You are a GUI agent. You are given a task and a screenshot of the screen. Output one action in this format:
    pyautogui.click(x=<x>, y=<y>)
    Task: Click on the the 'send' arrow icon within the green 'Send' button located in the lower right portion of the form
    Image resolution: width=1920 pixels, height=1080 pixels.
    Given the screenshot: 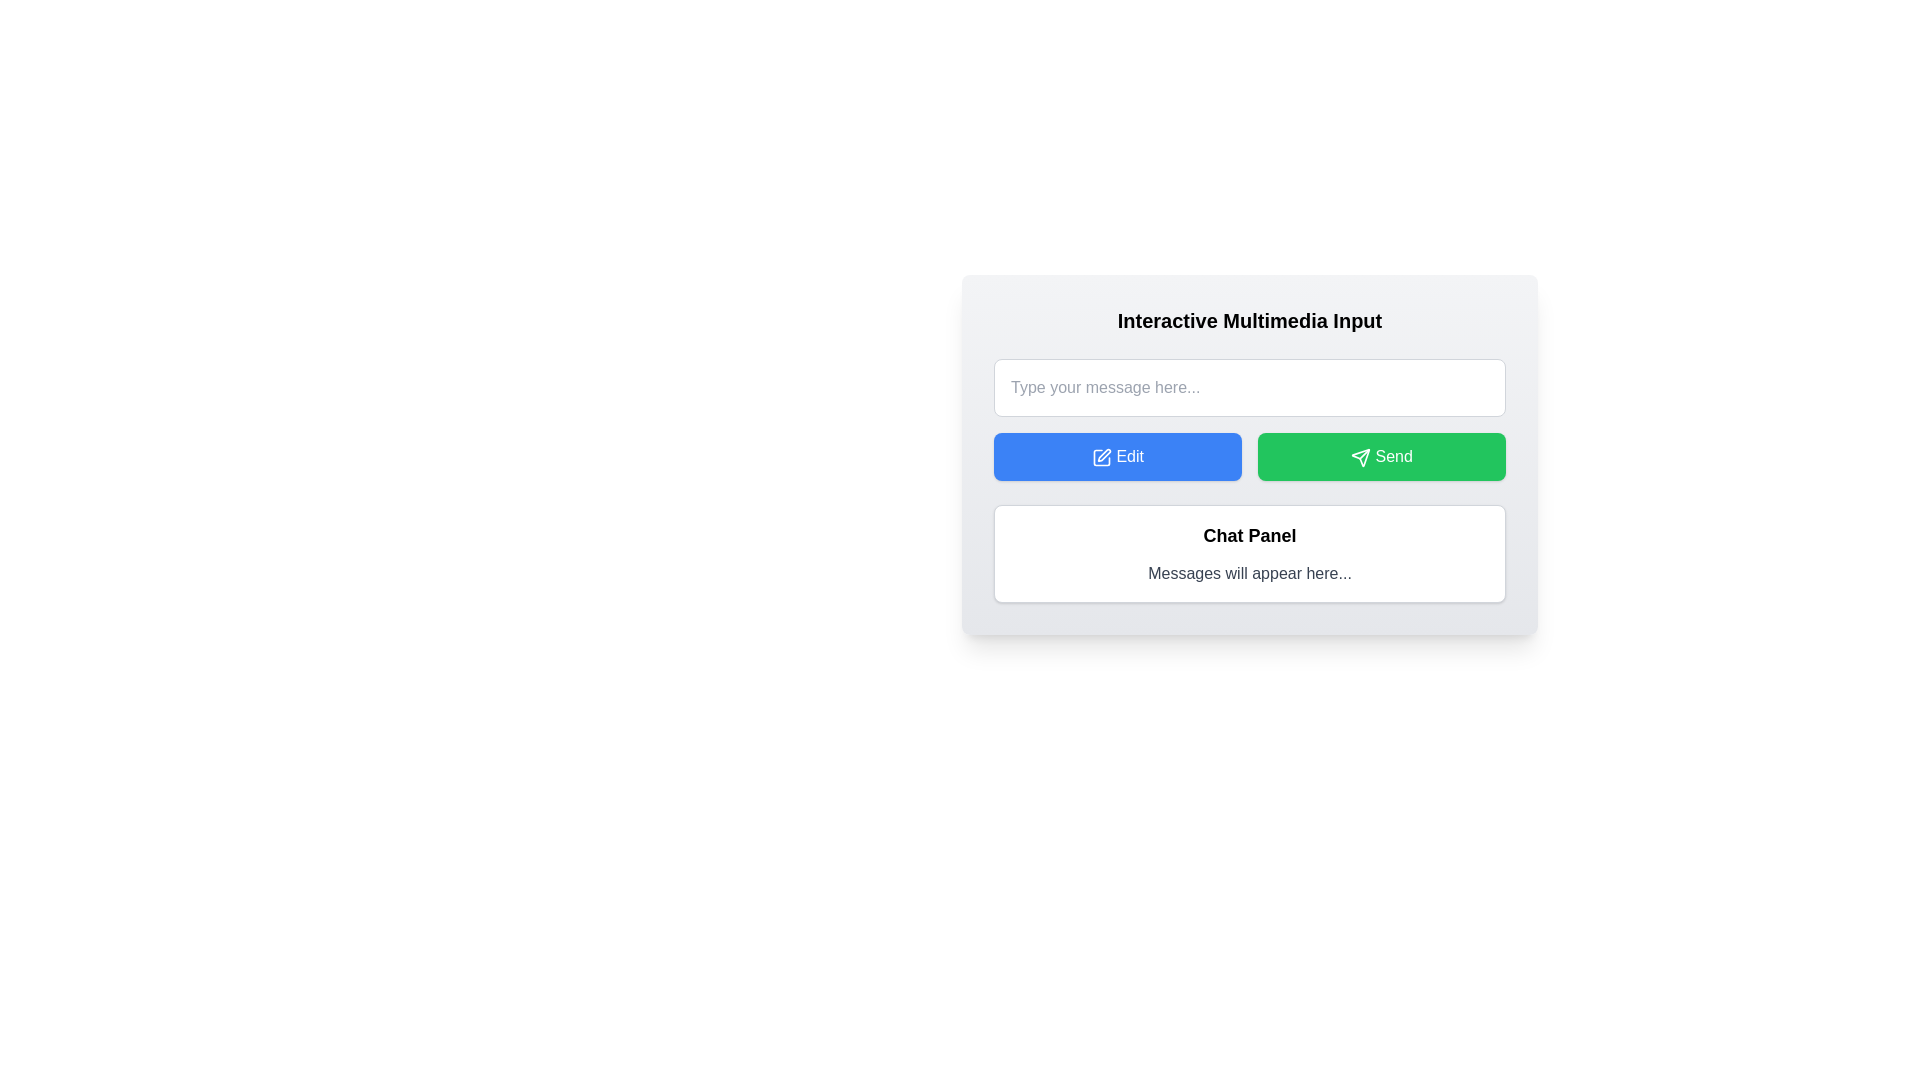 What is the action you would take?
    pyautogui.click(x=1360, y=457)
    